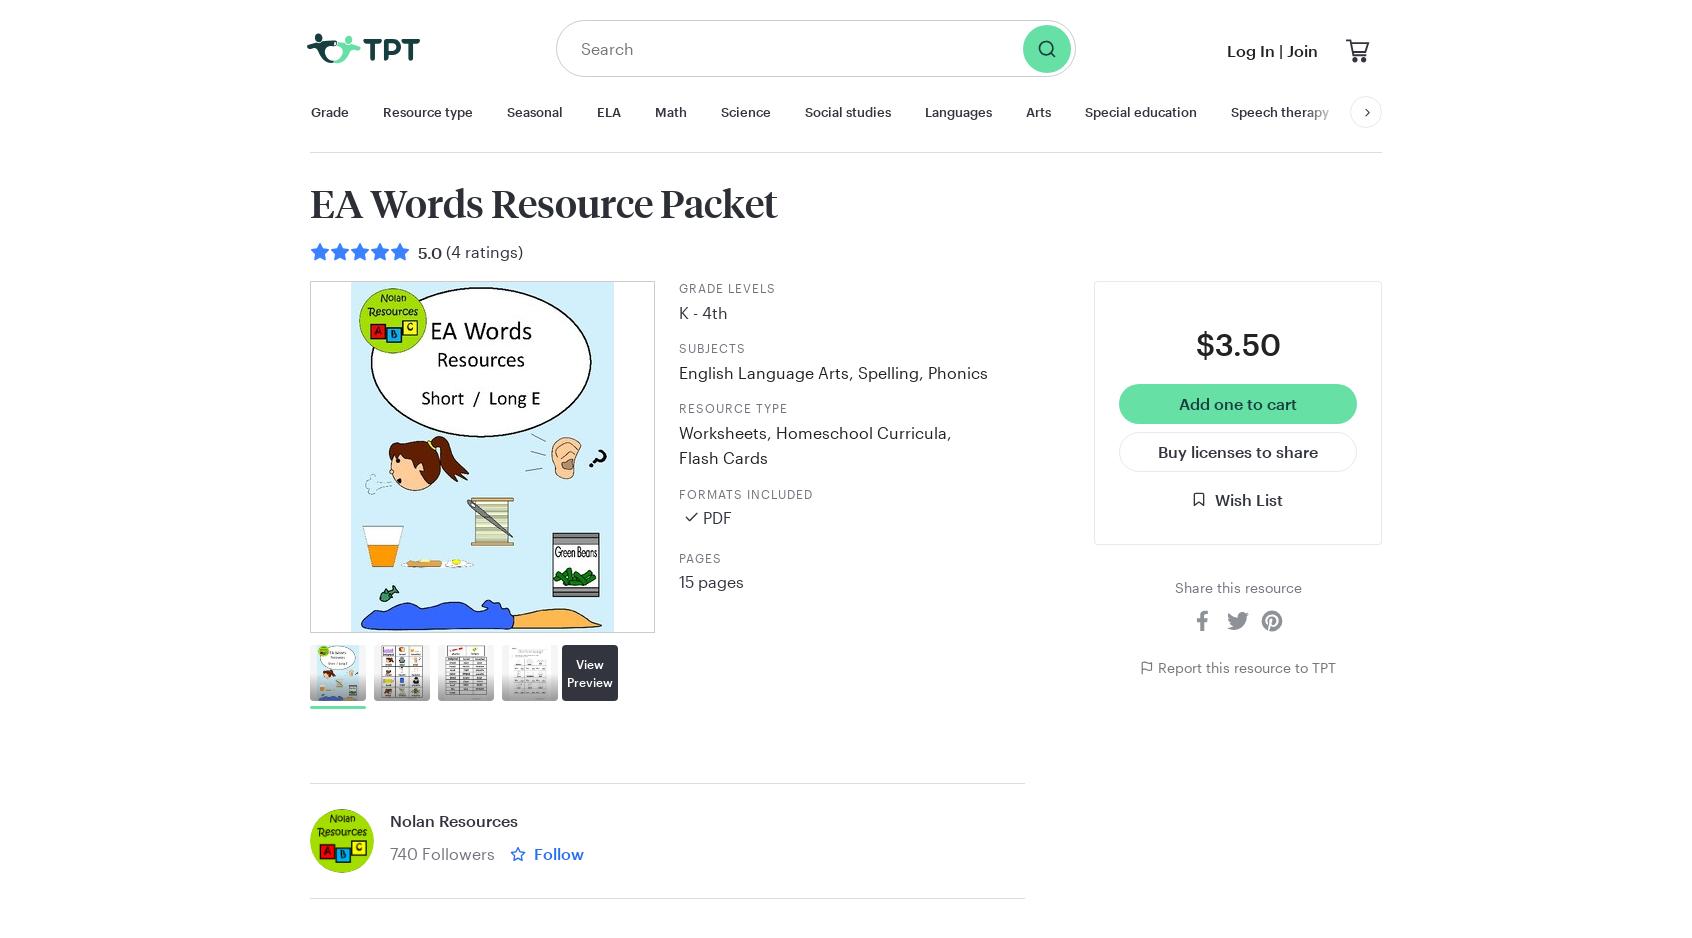 The height and width of the screenshot is (938, 1692). Describe the element at coordinates (517, 250) in the screenshot. I see `')'` at that location.